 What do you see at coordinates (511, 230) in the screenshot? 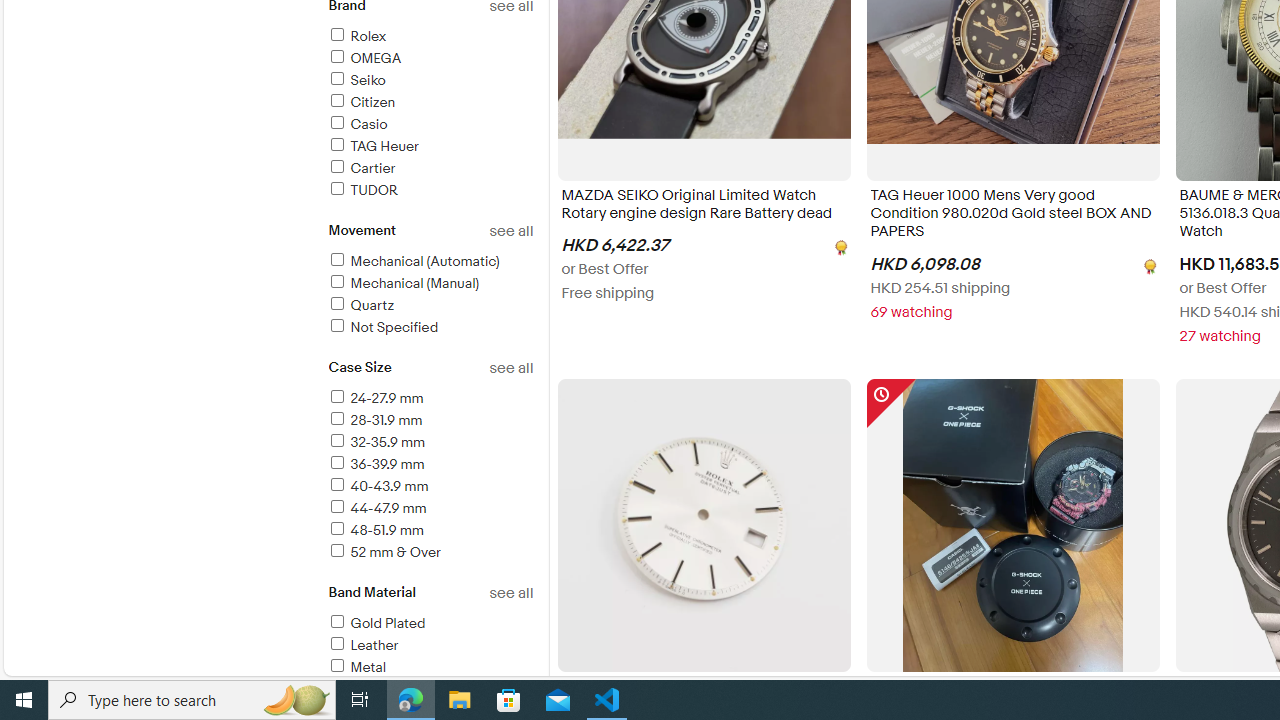
I see `'See all movement refinements'` at bounding box center [511, 230].